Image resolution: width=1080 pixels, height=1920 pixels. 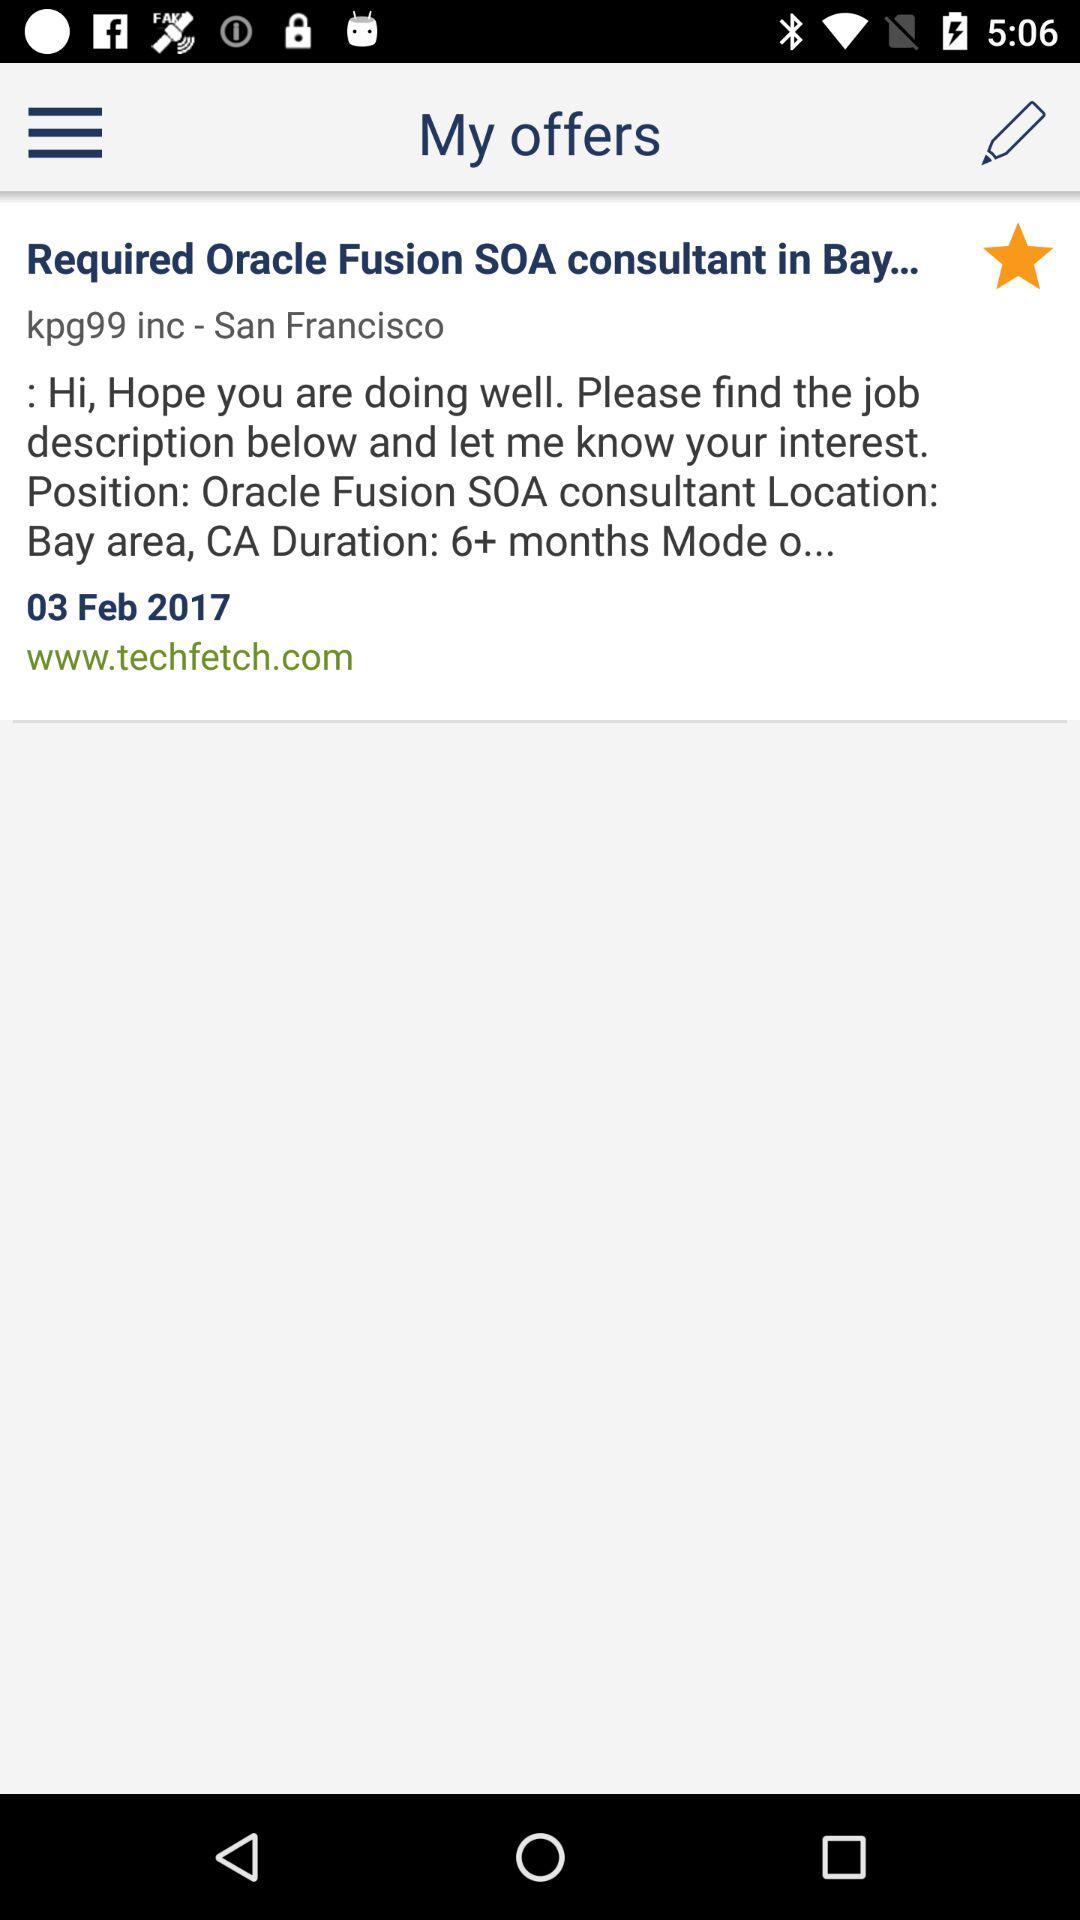 What do you see at coordinates (190, 655) in the screenshot?
I see `the item below 03 feb 2017 icon` at bounding box center [190, 655].